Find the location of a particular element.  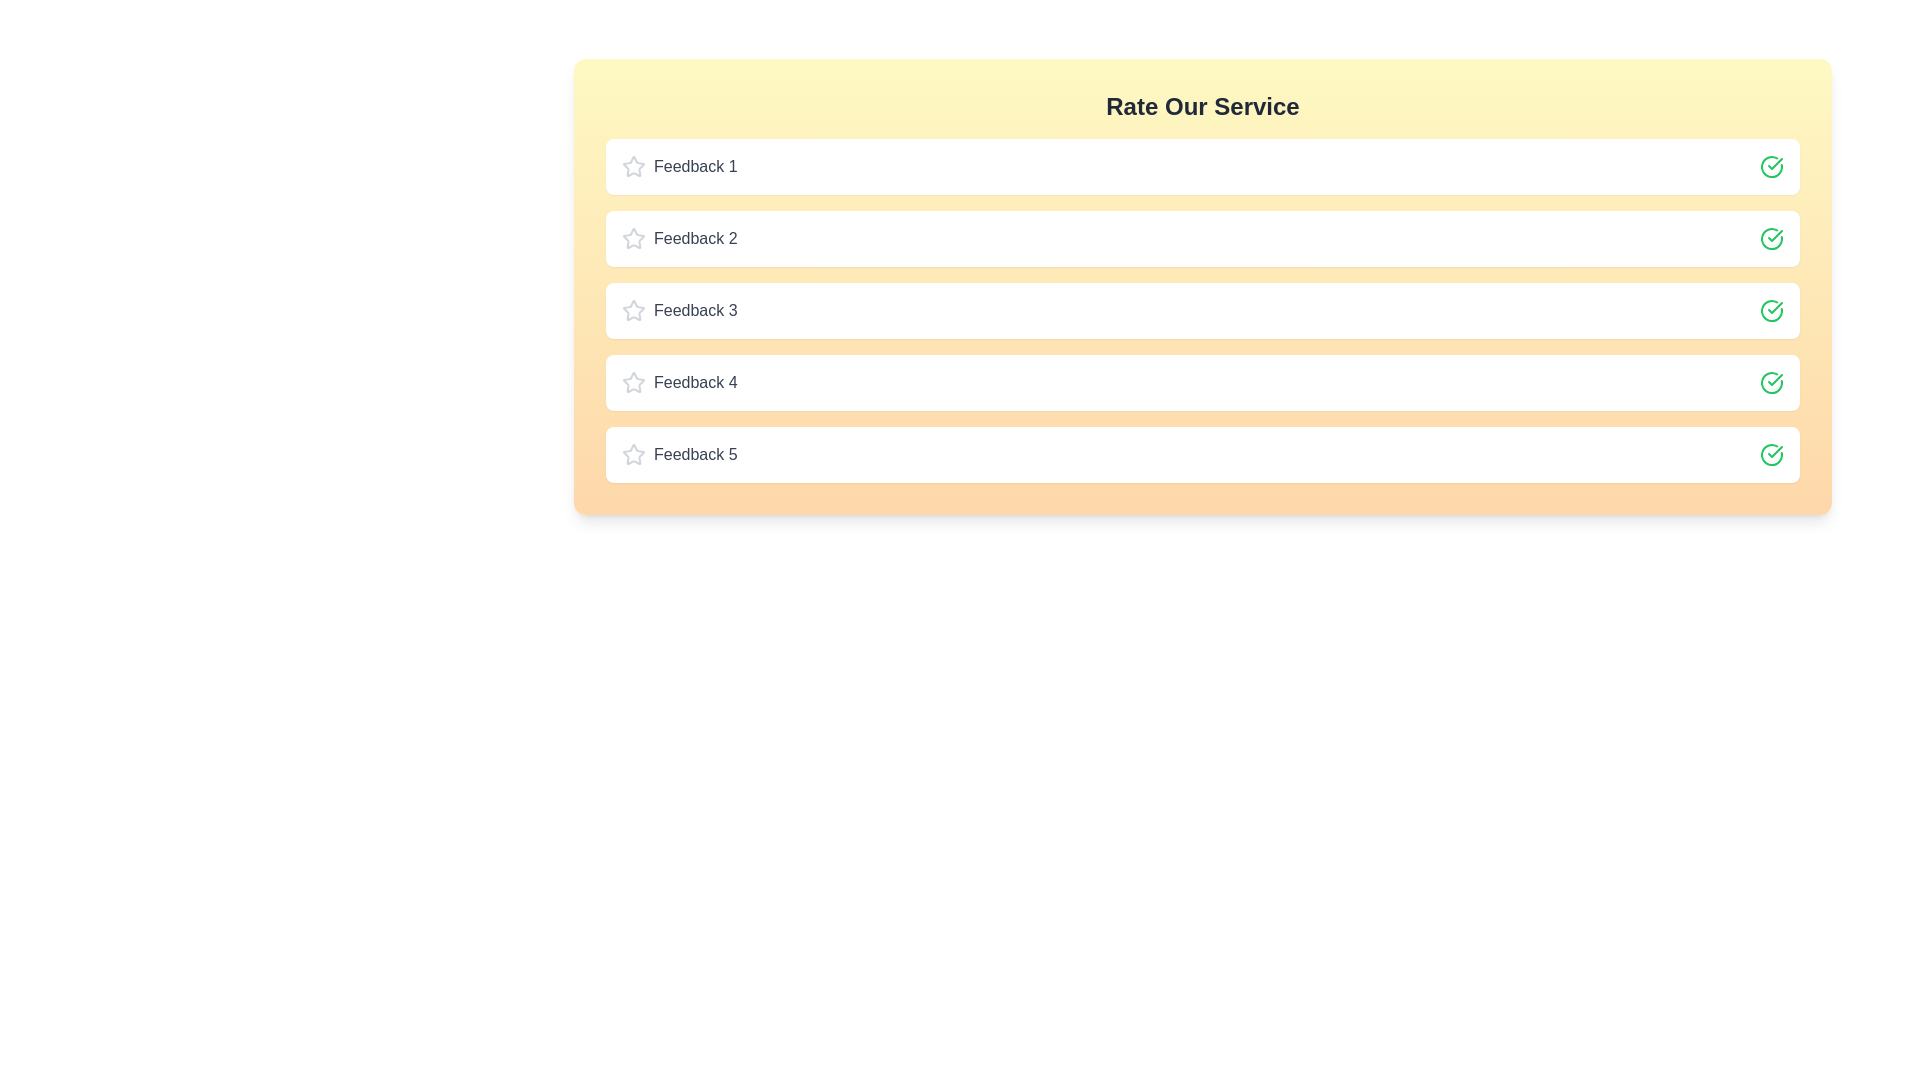

the check icon for feedback 3 to toggle its rating is located at coordinates (1771, 311).